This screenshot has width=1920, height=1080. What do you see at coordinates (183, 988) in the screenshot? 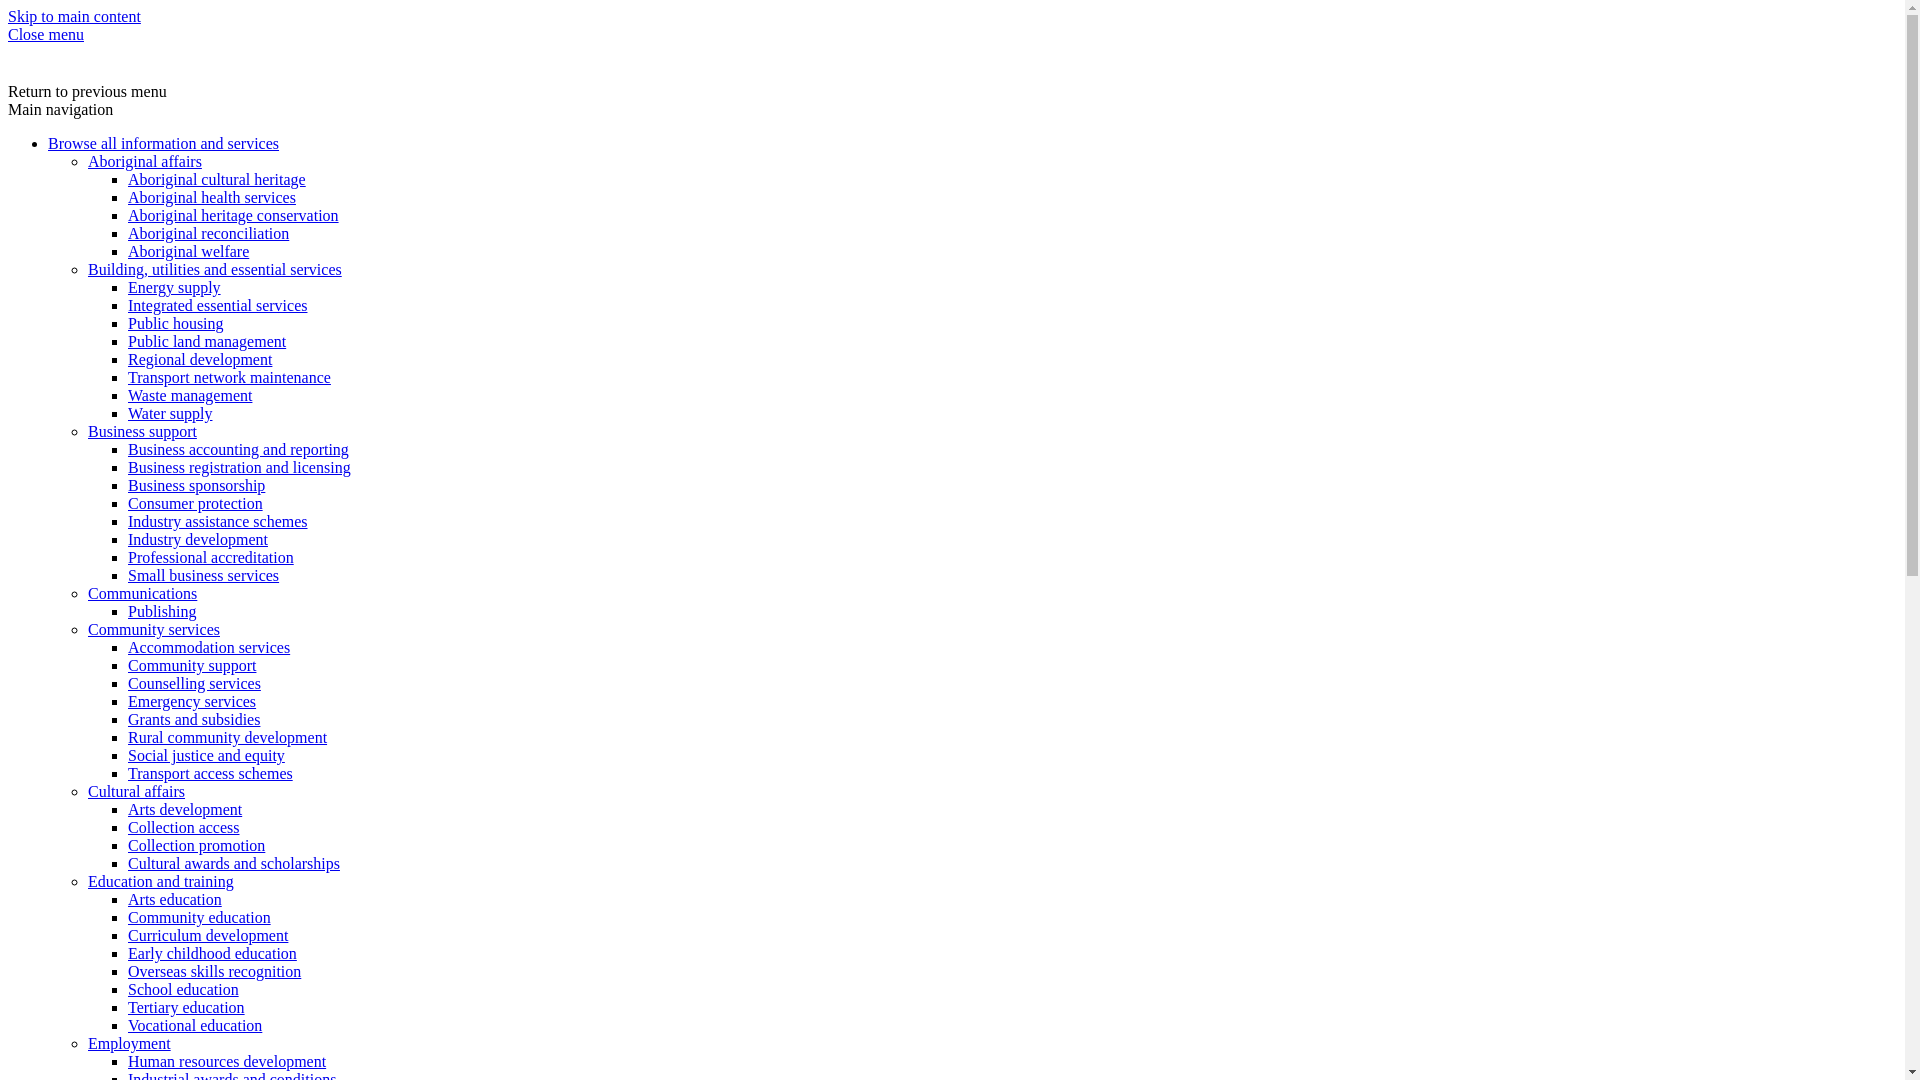
I see `'School education'` at bounding box center [183, 988].